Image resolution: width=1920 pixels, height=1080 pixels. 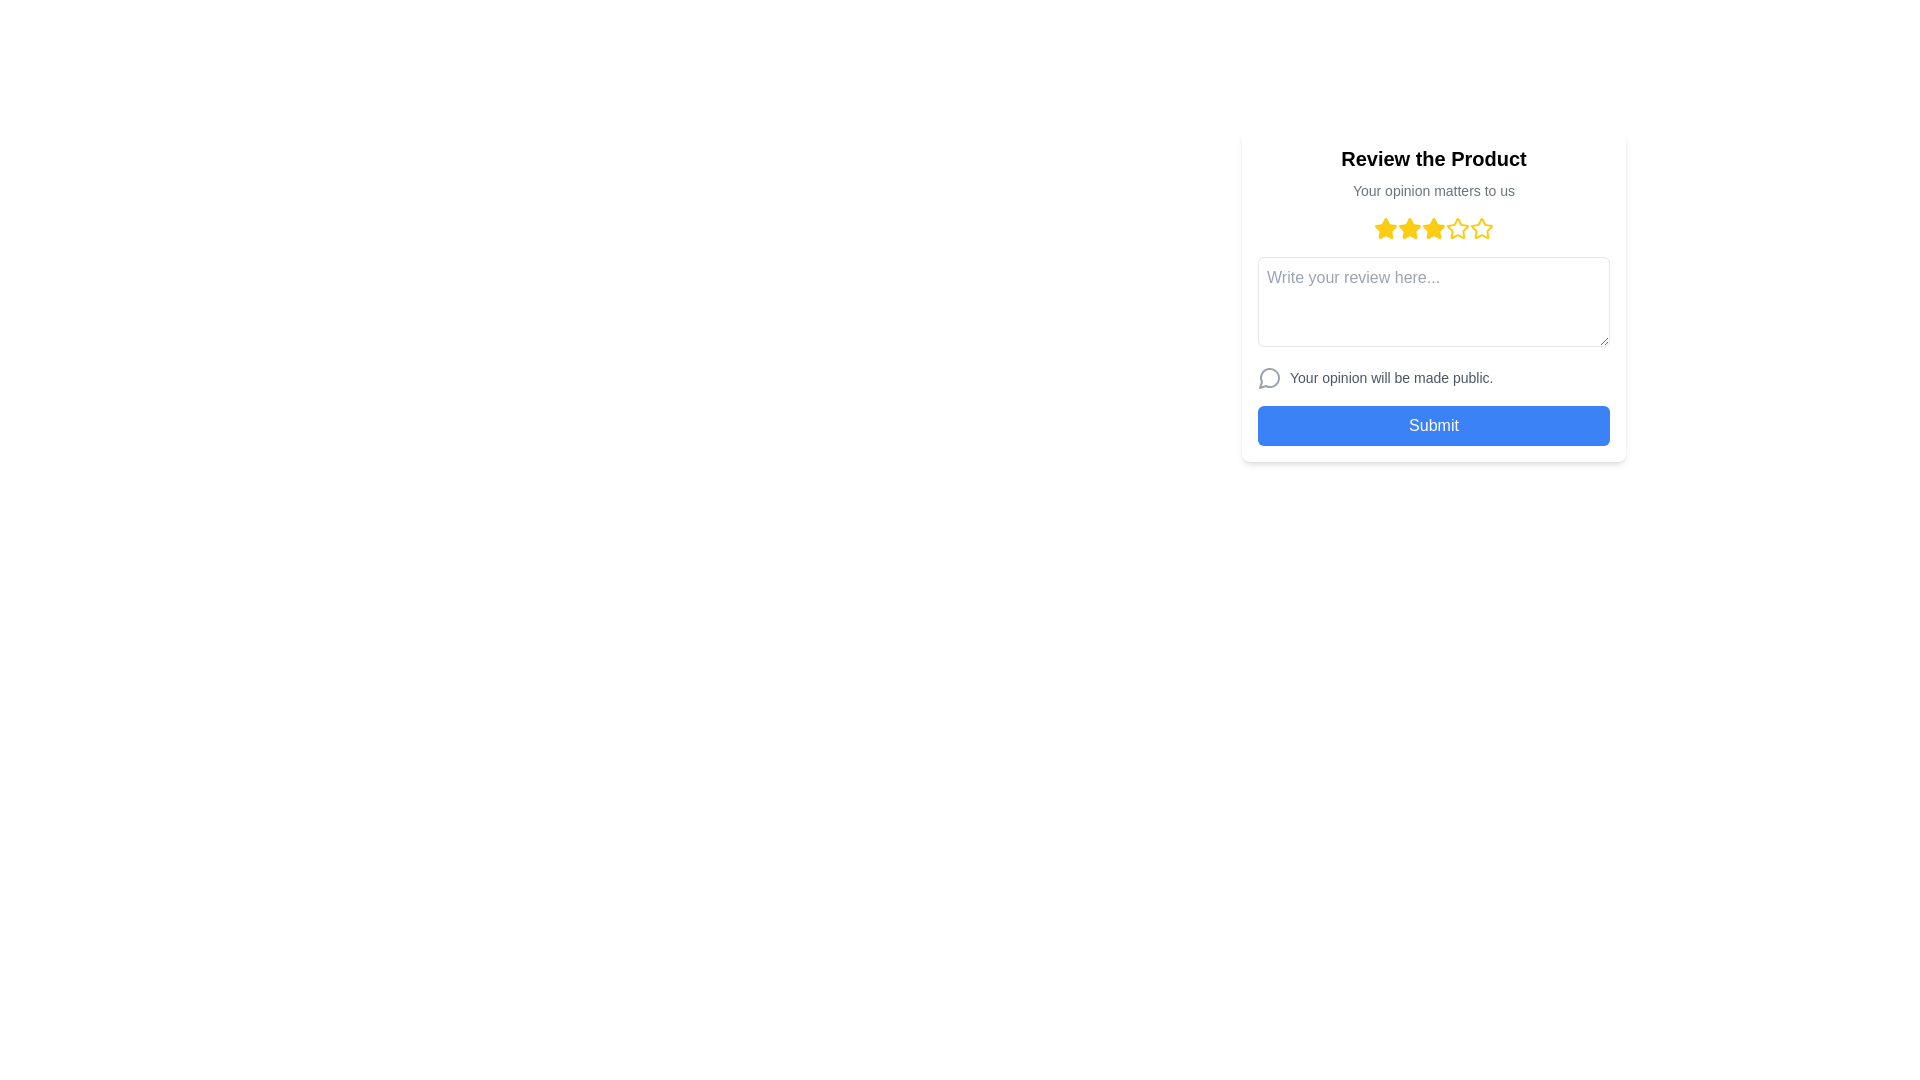 What do you see at coordinates (1385, 227) in the screenshot?
I see `the first Rating Star icon, which is outlined with a yellow fill and located in the top-center area of the review interface` at bounding box center [1385, 227].